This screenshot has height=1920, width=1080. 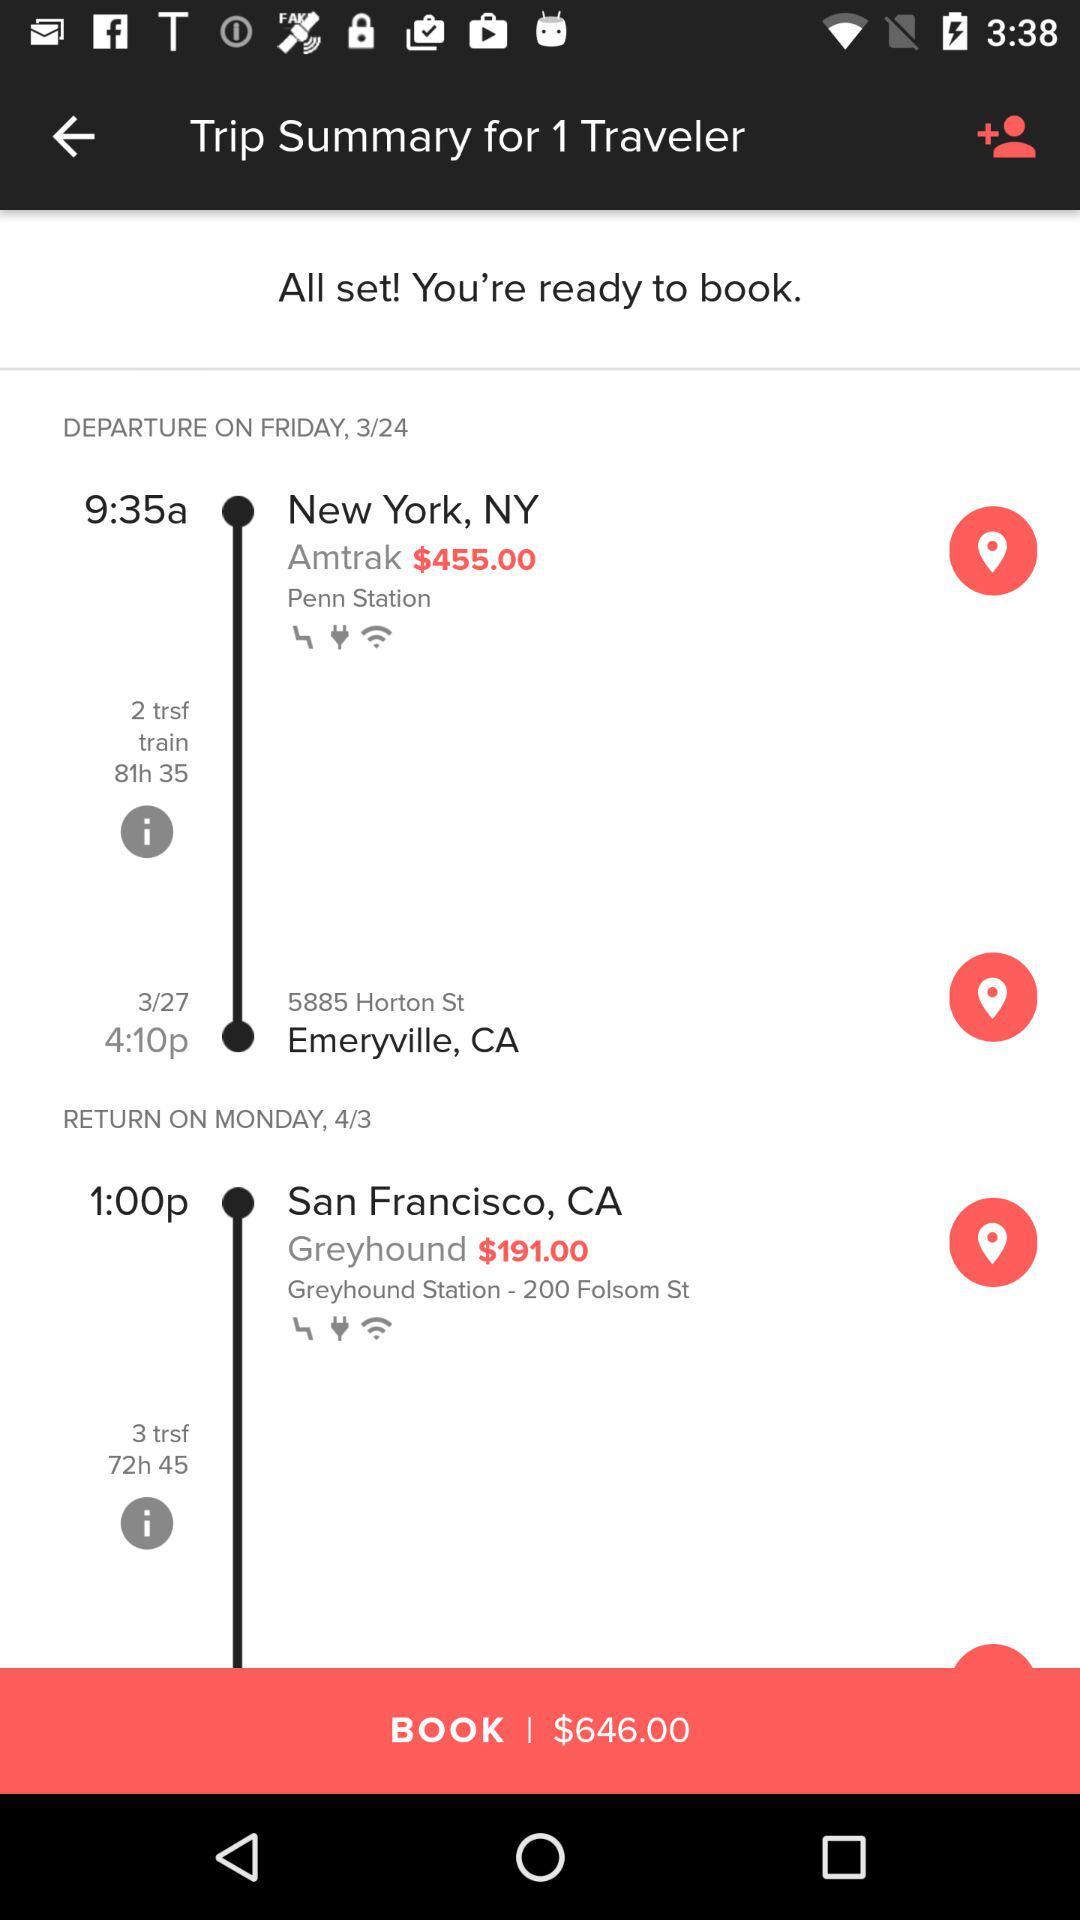 What do you see at coordinates (145, 831) in the screenshot?
I see `information` at bounding box center [145, 831].